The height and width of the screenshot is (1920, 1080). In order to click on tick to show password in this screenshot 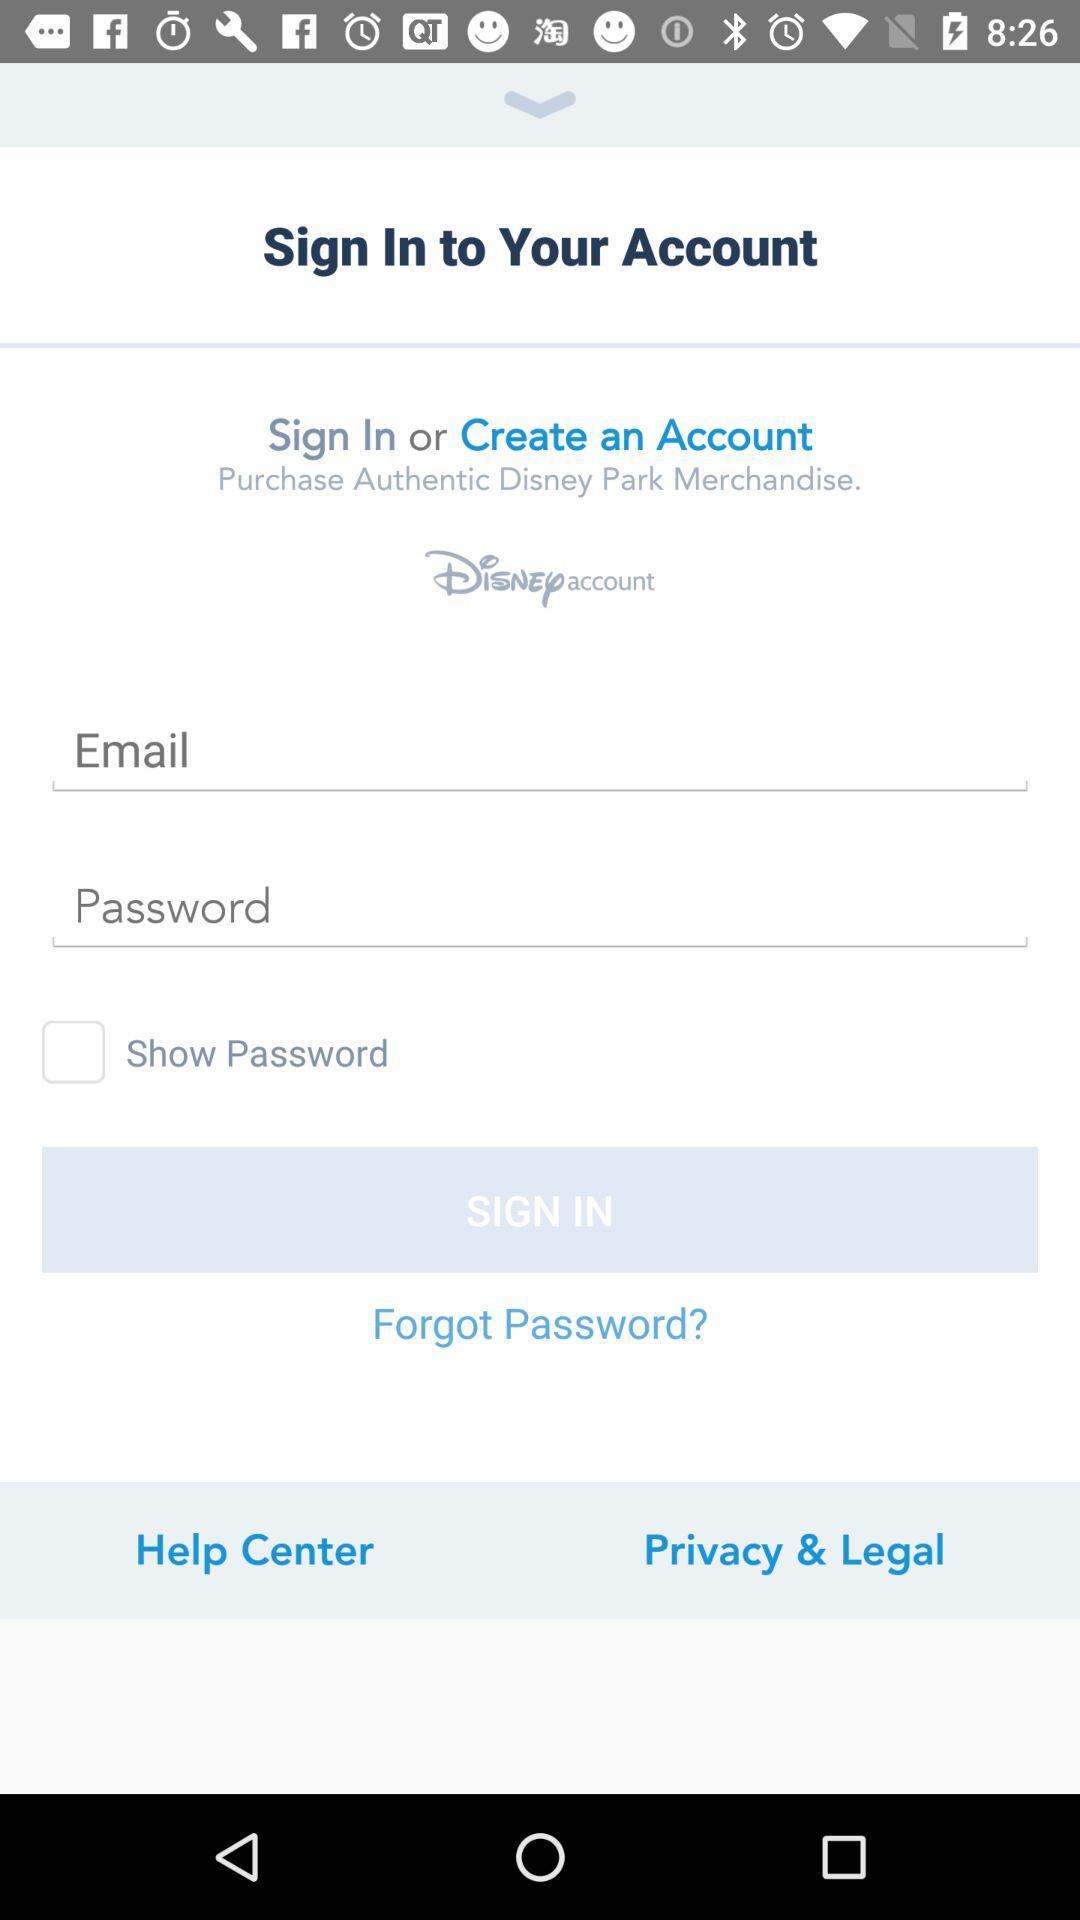, I will do `click(72, 1051)`.